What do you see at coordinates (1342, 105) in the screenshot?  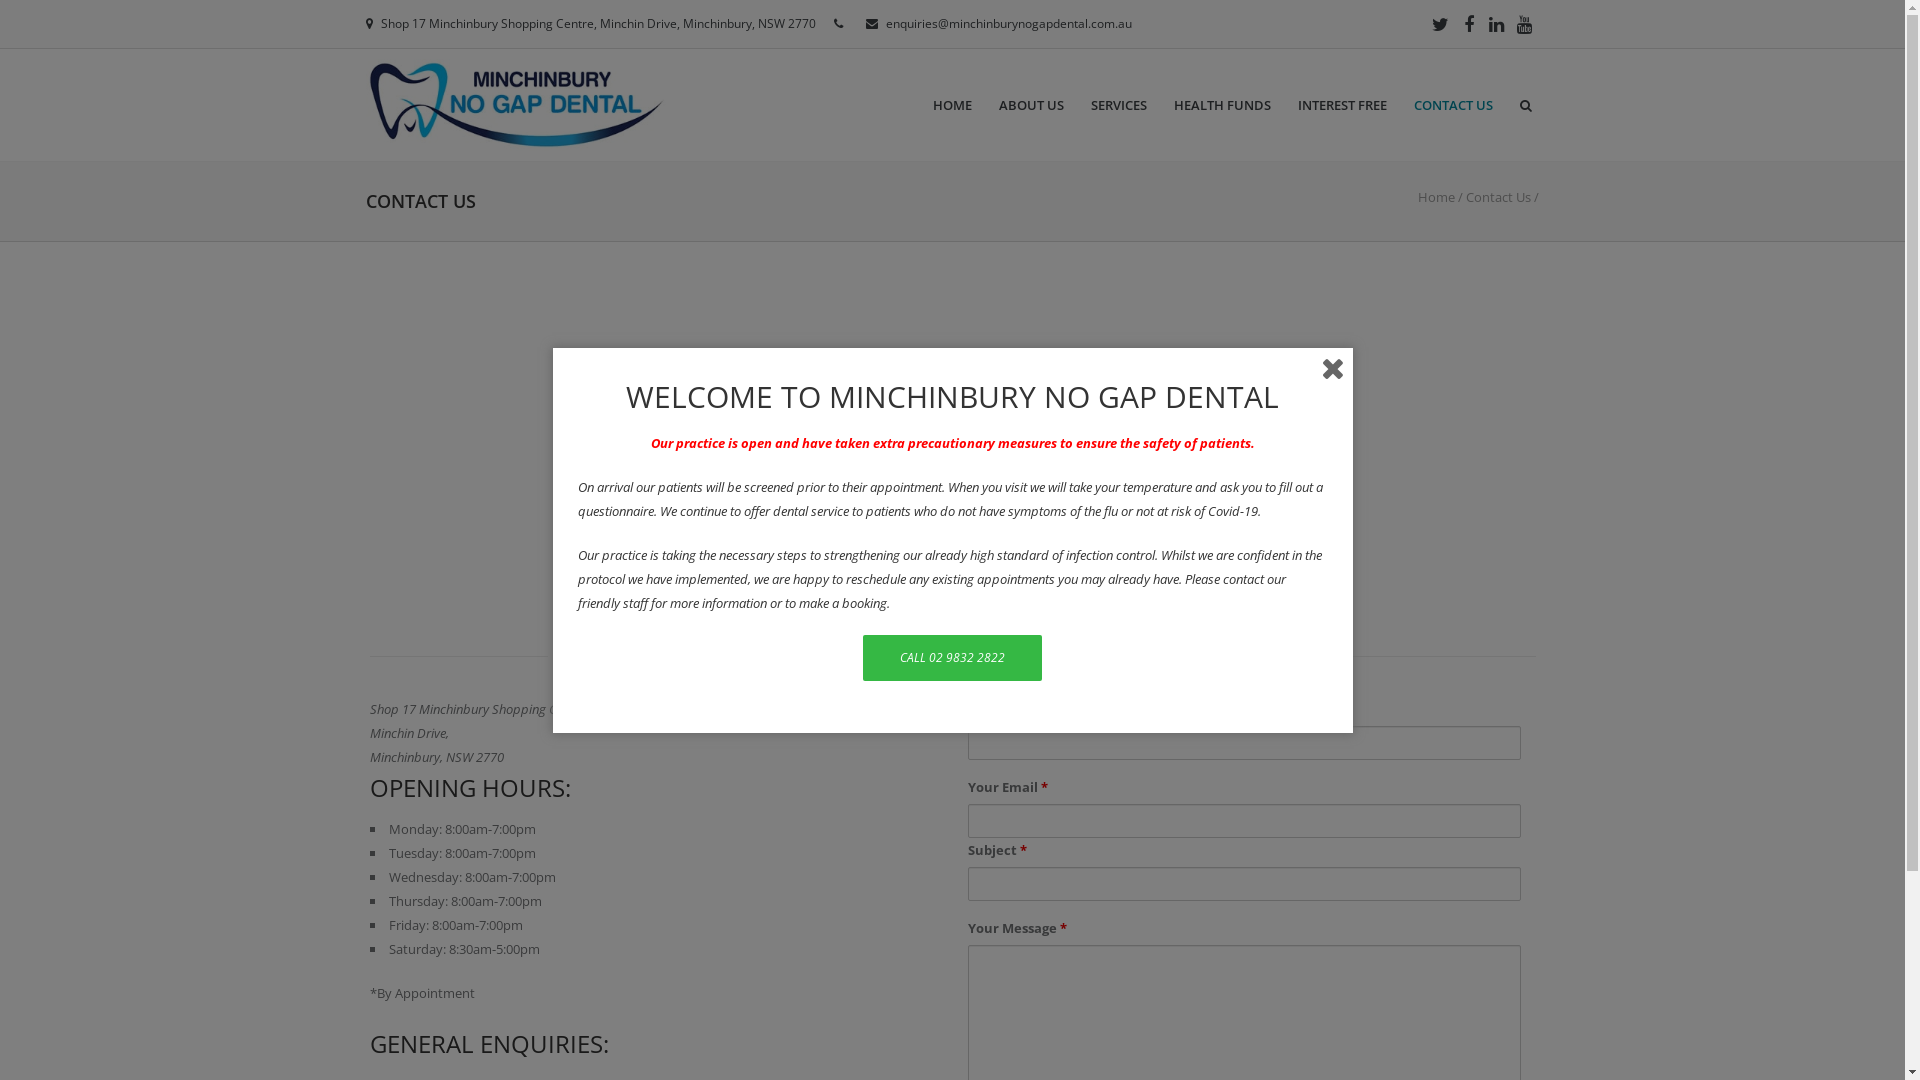 I see `'INTEREST FREE'` at bounding box center [1342, 105].